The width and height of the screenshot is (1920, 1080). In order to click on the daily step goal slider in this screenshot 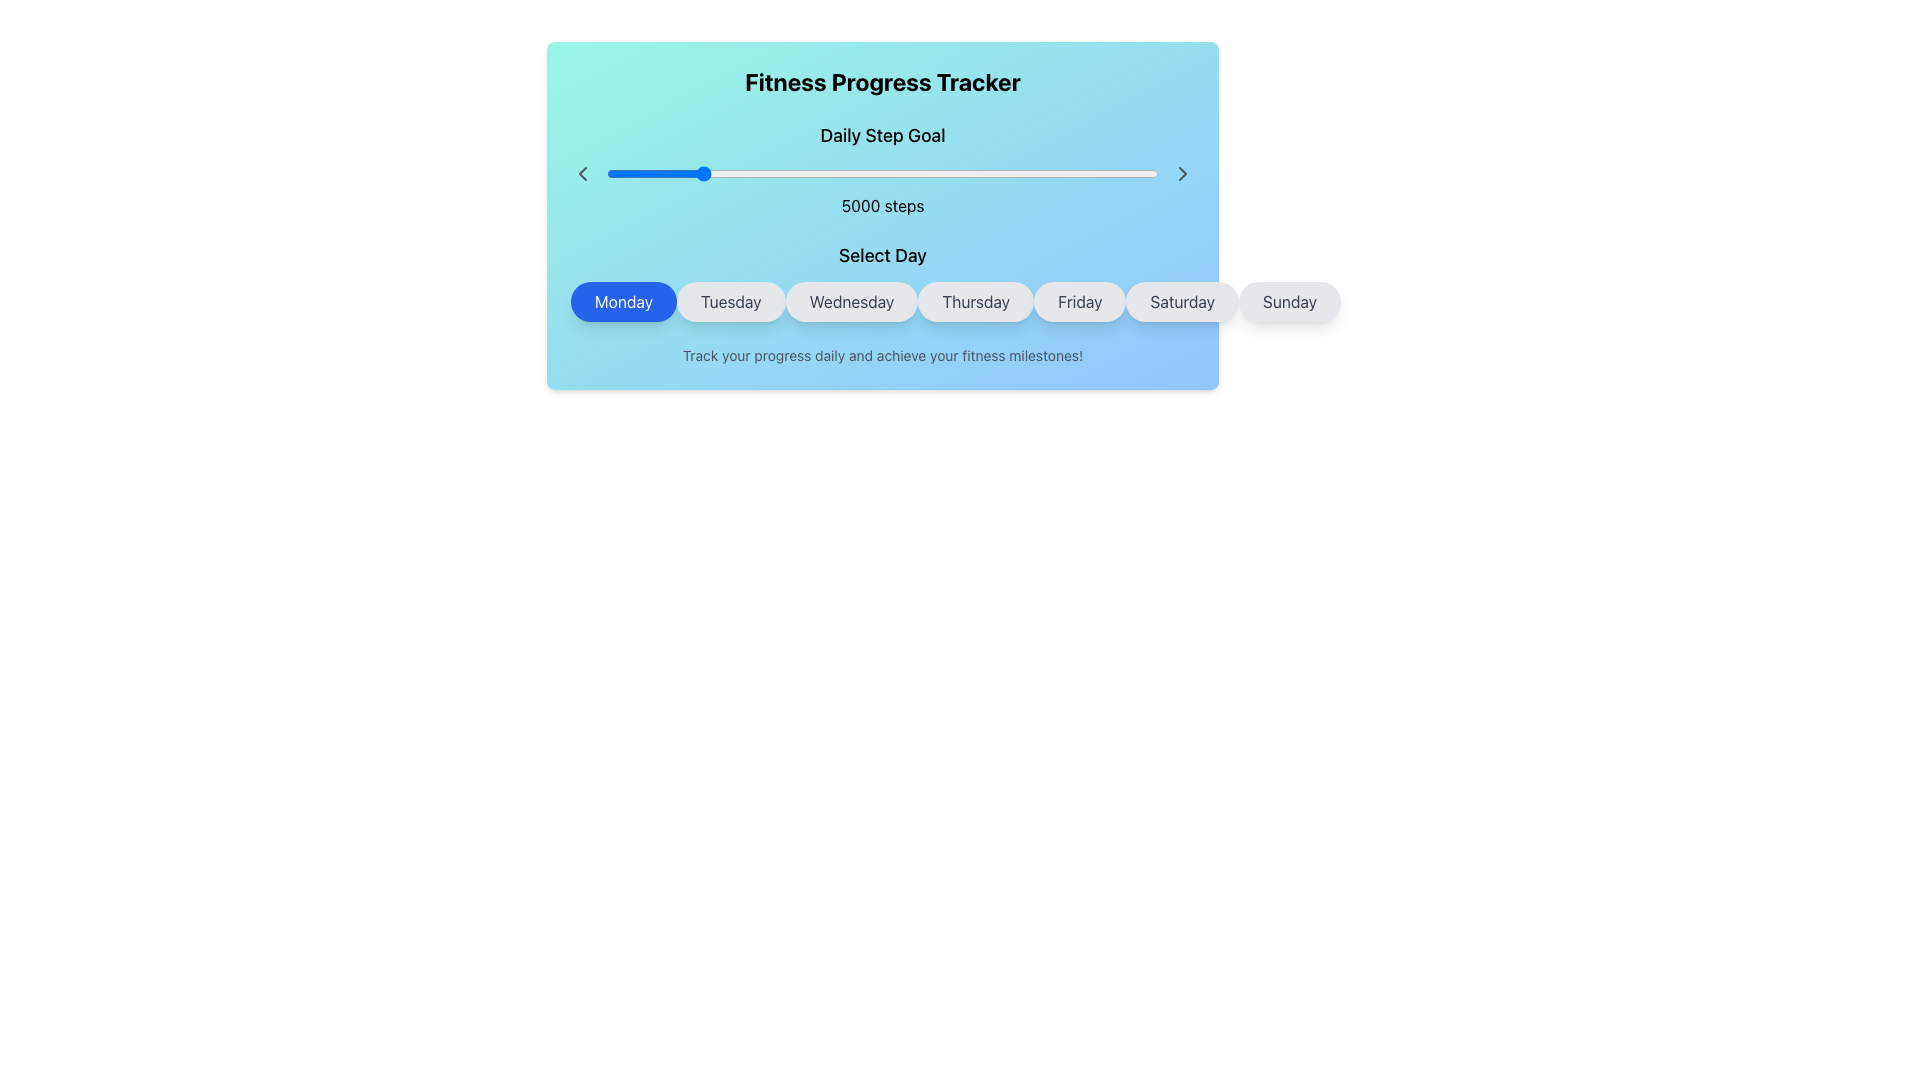, I will do `click(1090, 172)`.